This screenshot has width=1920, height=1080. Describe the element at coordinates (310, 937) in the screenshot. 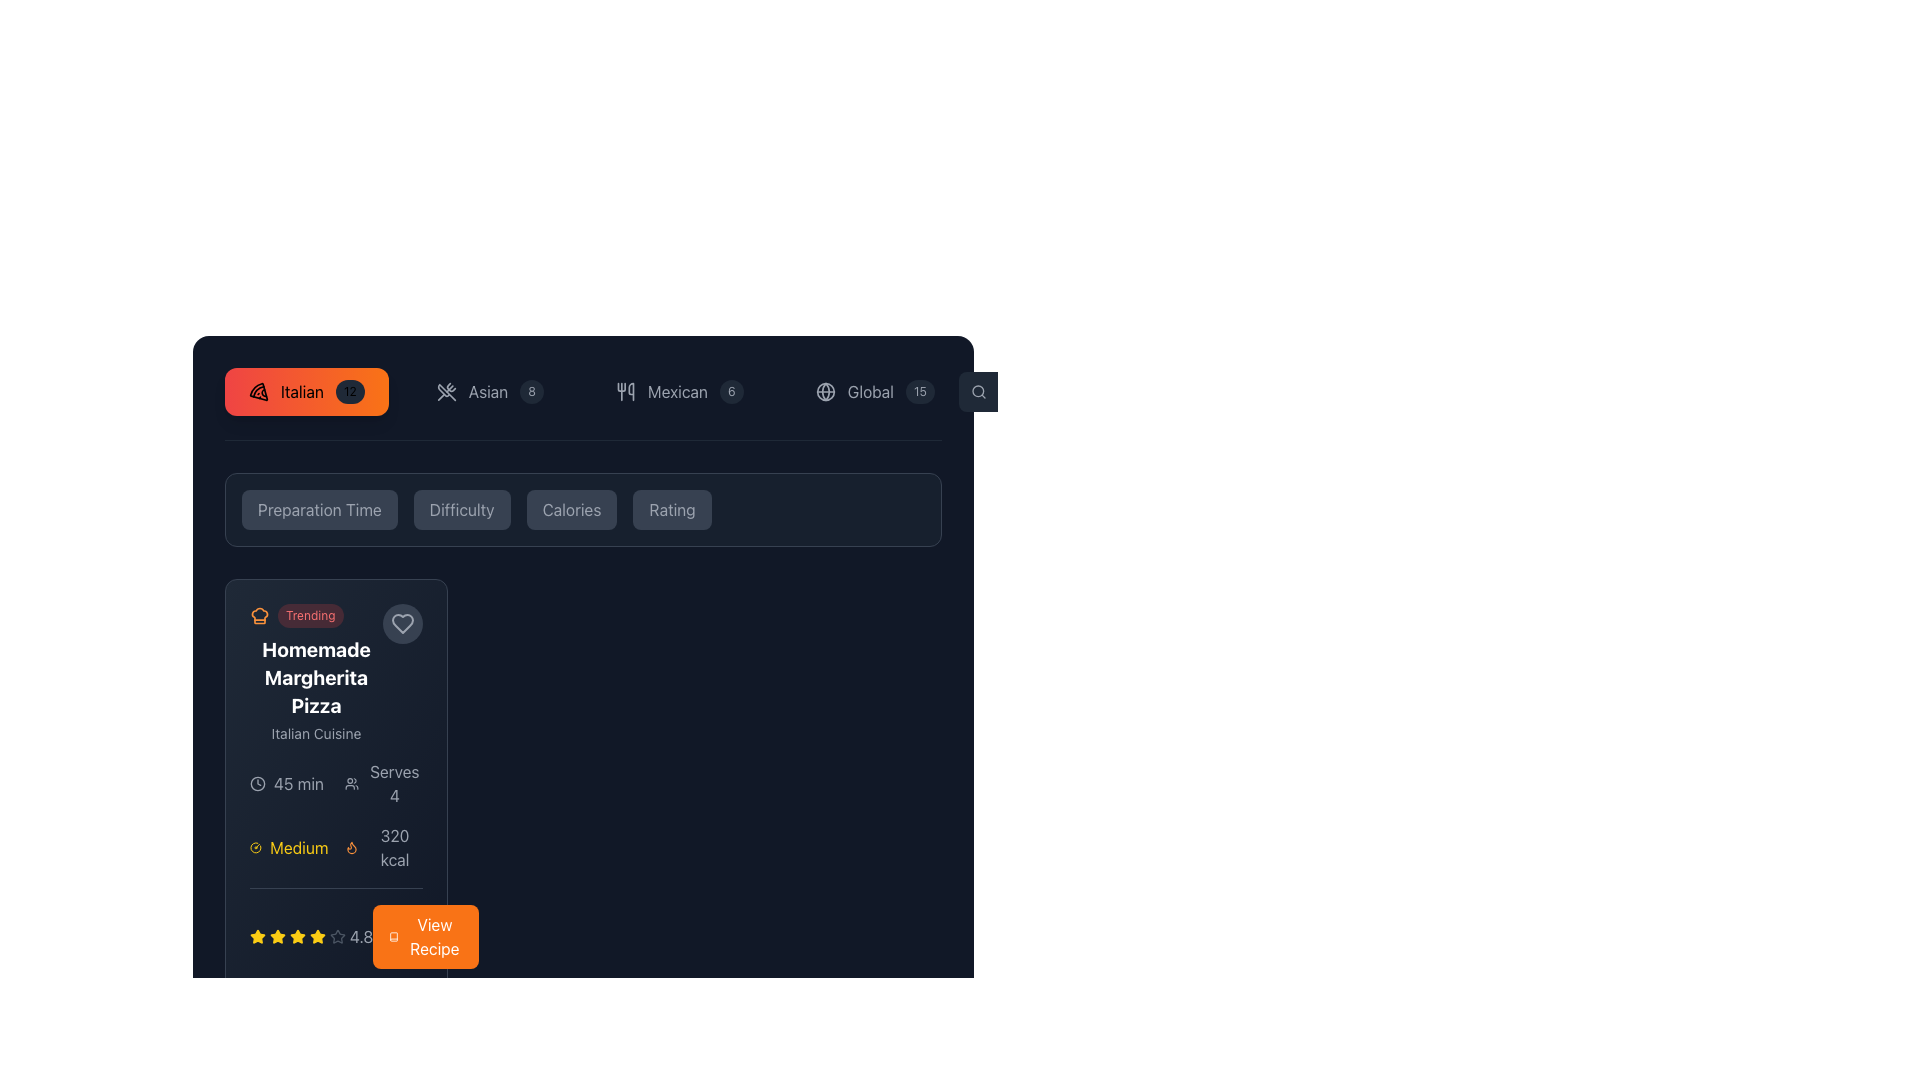

I see `the star icons representing the average user rating for the recipe 'Homemade Margherita Pizza', located to the left of the 'View Recipe' button` at that location.